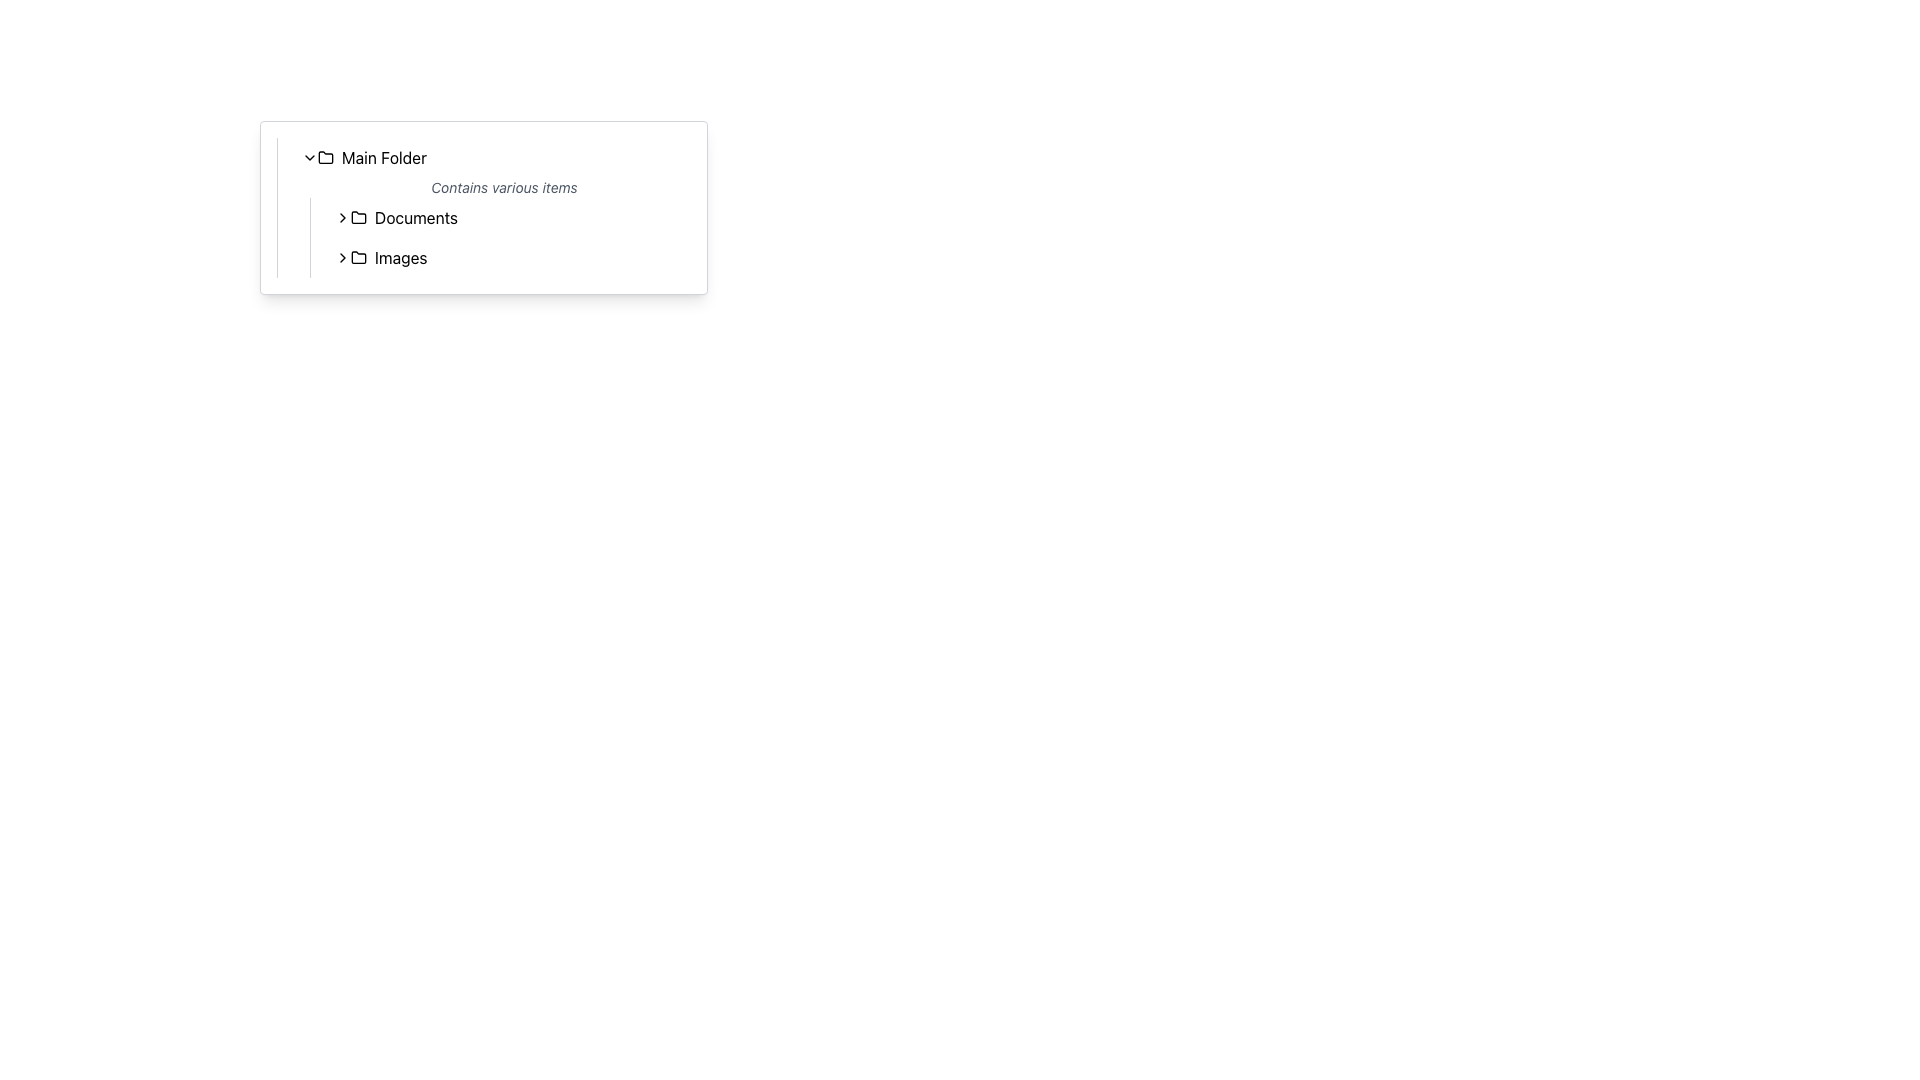 The height and width of the screenshot is (1080, 1920). What do you see at coordinates (359, 216) in the screenshot?
I see `the 'Documents' folder icon in the file explorer interface, which visually represents the 'Documents' section and is located to the left of the label text` at bounding box center [359, 216].